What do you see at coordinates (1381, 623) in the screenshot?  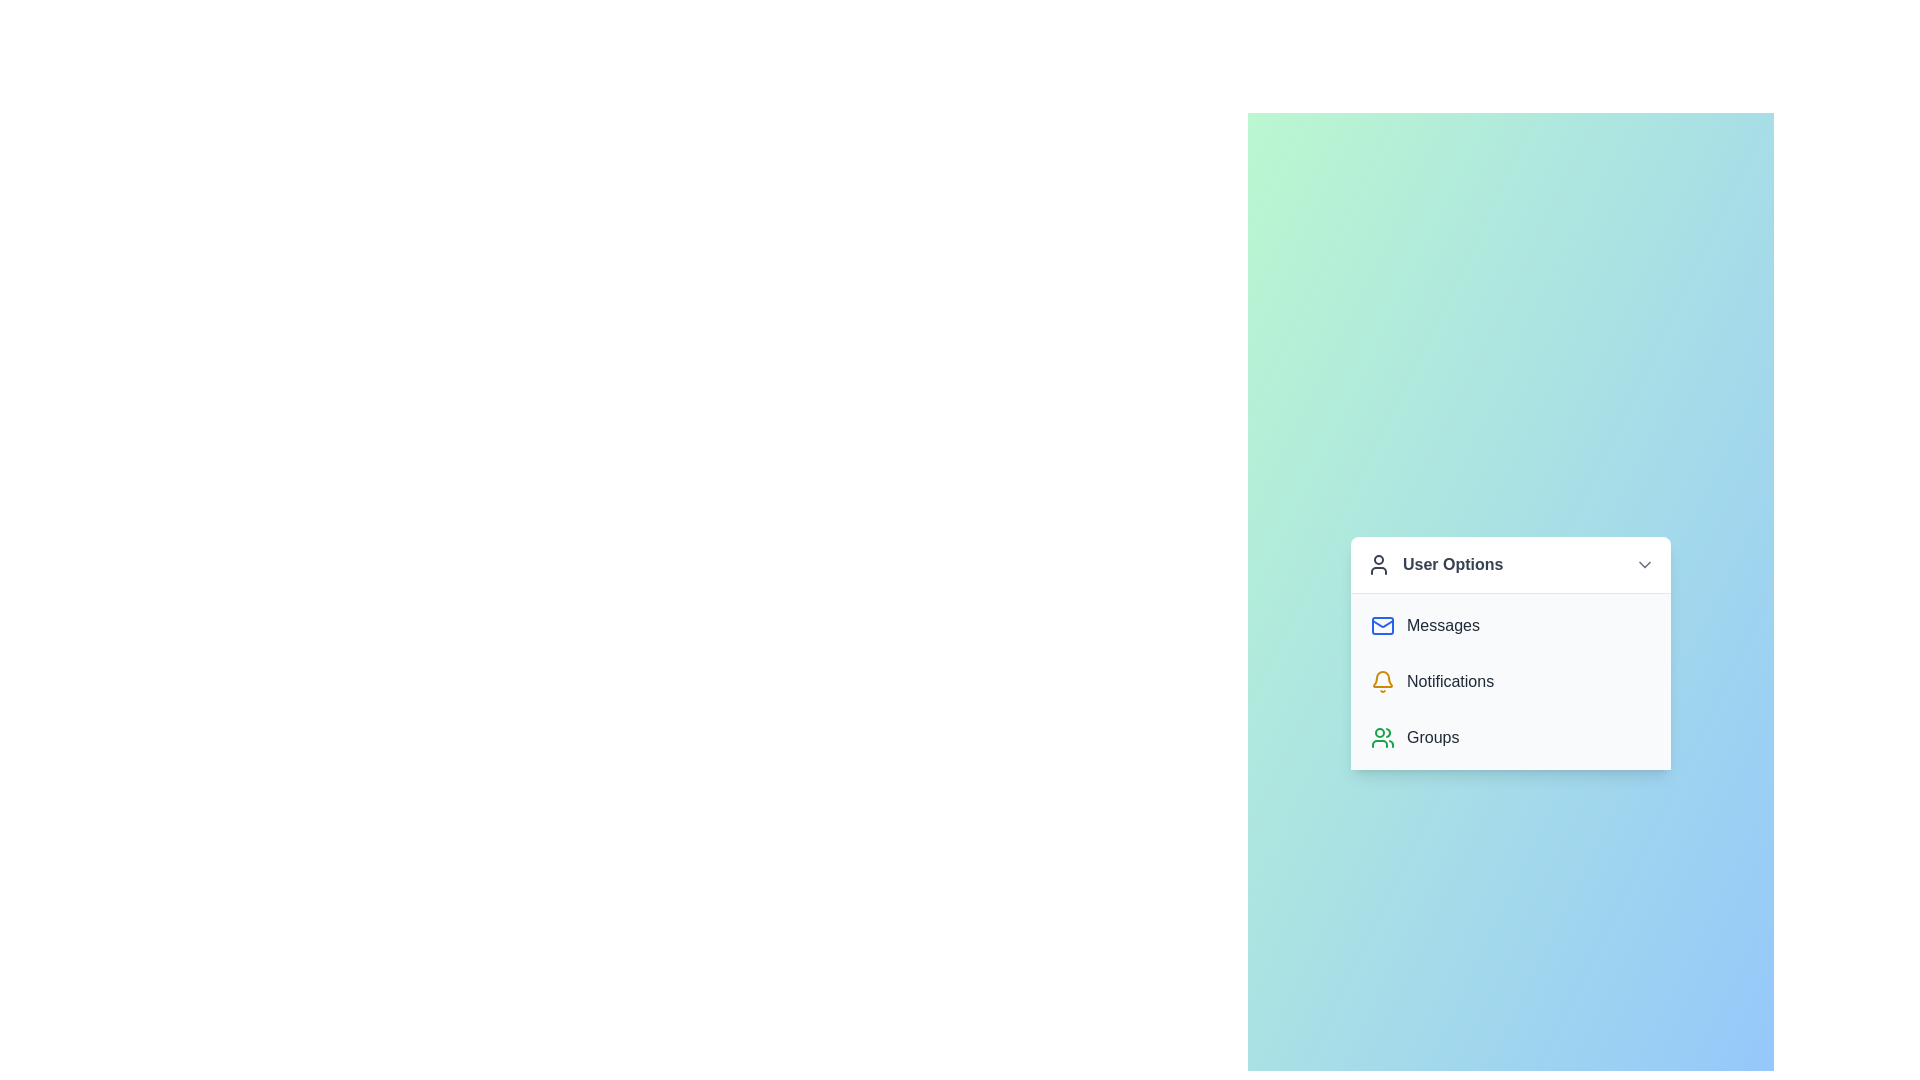 I see `the blue outline-style mail icon located under 'User Options', which is horizontally aligned with the 'Messages' label` at bounding box center [1381, 623].